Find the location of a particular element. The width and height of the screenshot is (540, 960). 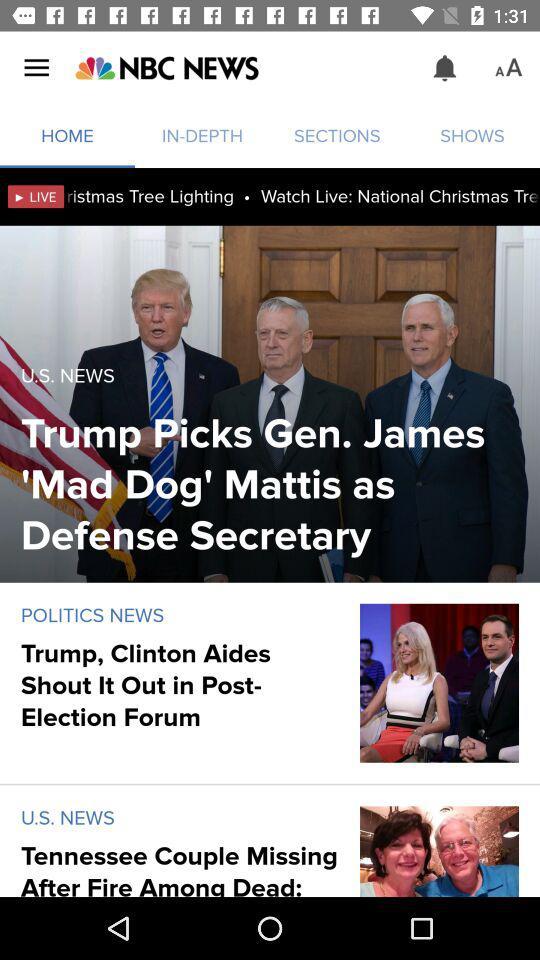

item above home is located at coordinates (36, 68).